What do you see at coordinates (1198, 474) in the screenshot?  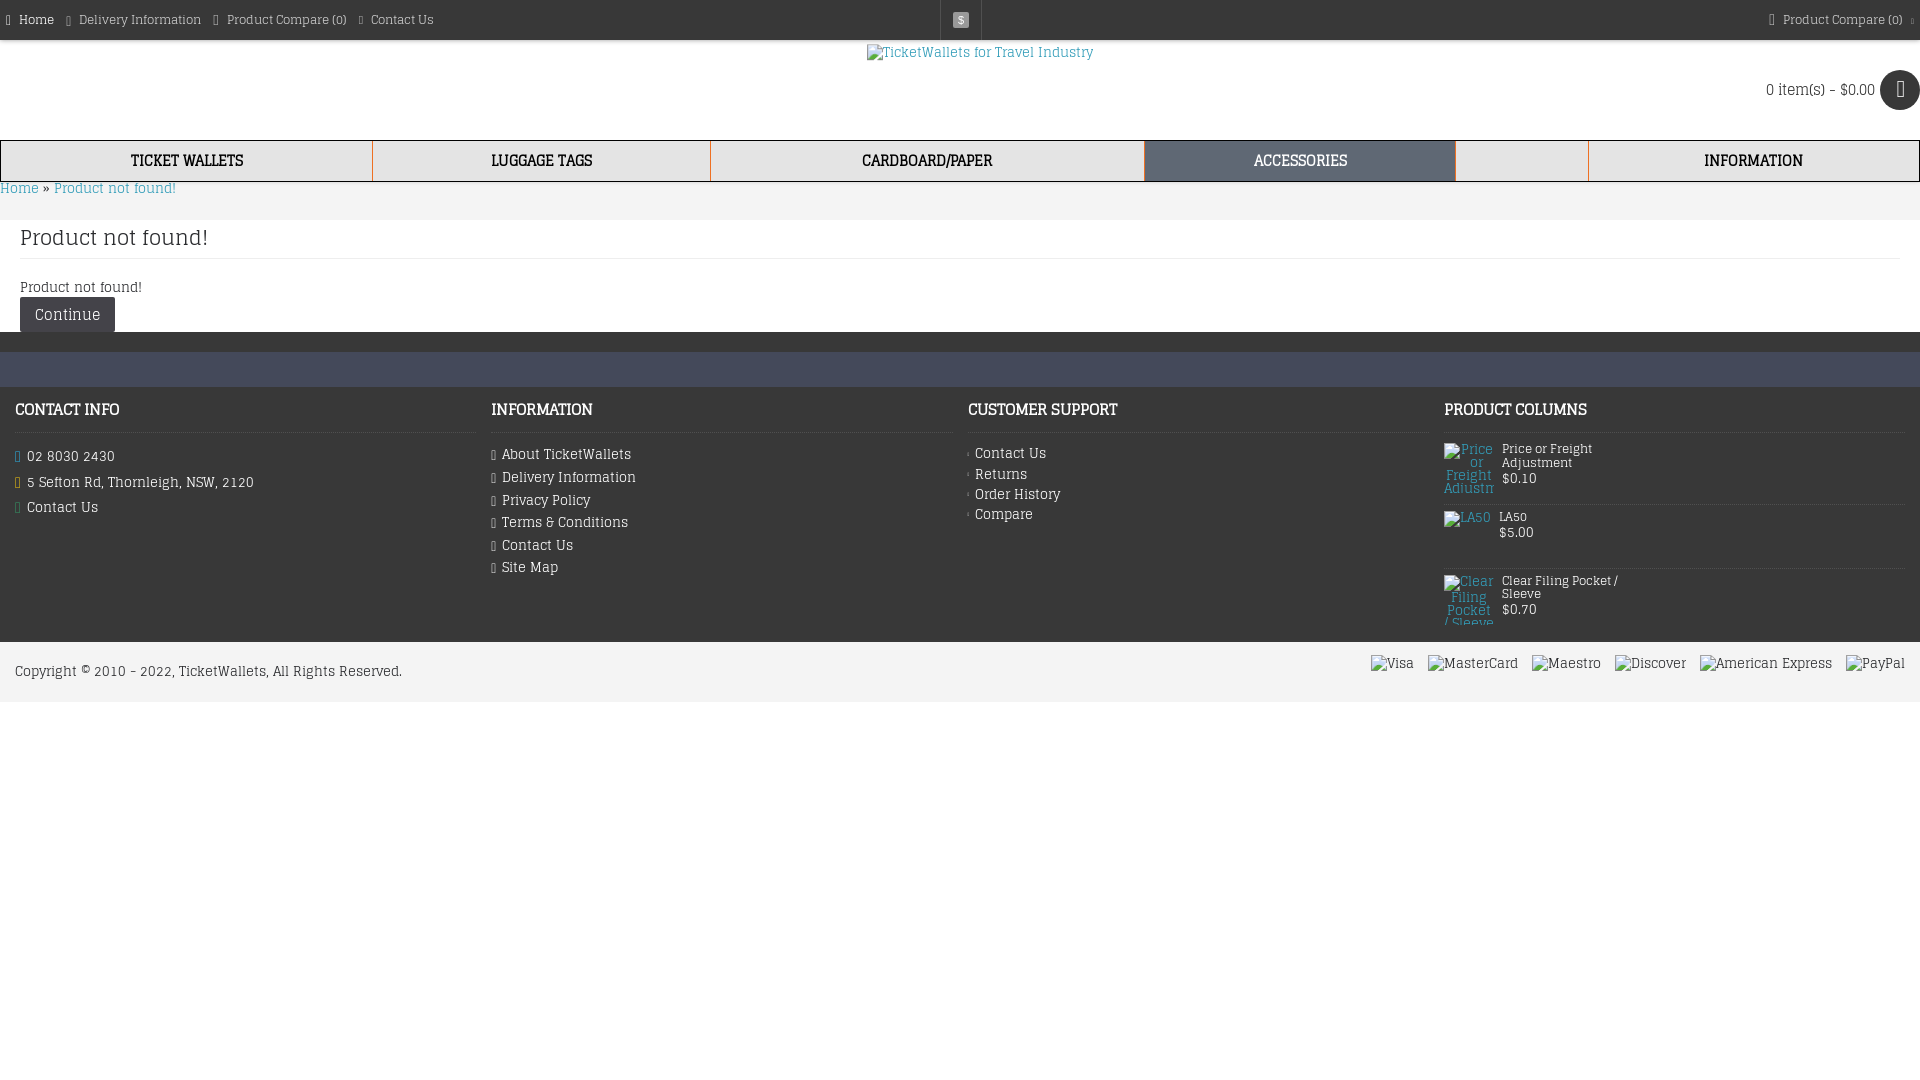 I see `'Returns'` at bounding box center [1198, 474].